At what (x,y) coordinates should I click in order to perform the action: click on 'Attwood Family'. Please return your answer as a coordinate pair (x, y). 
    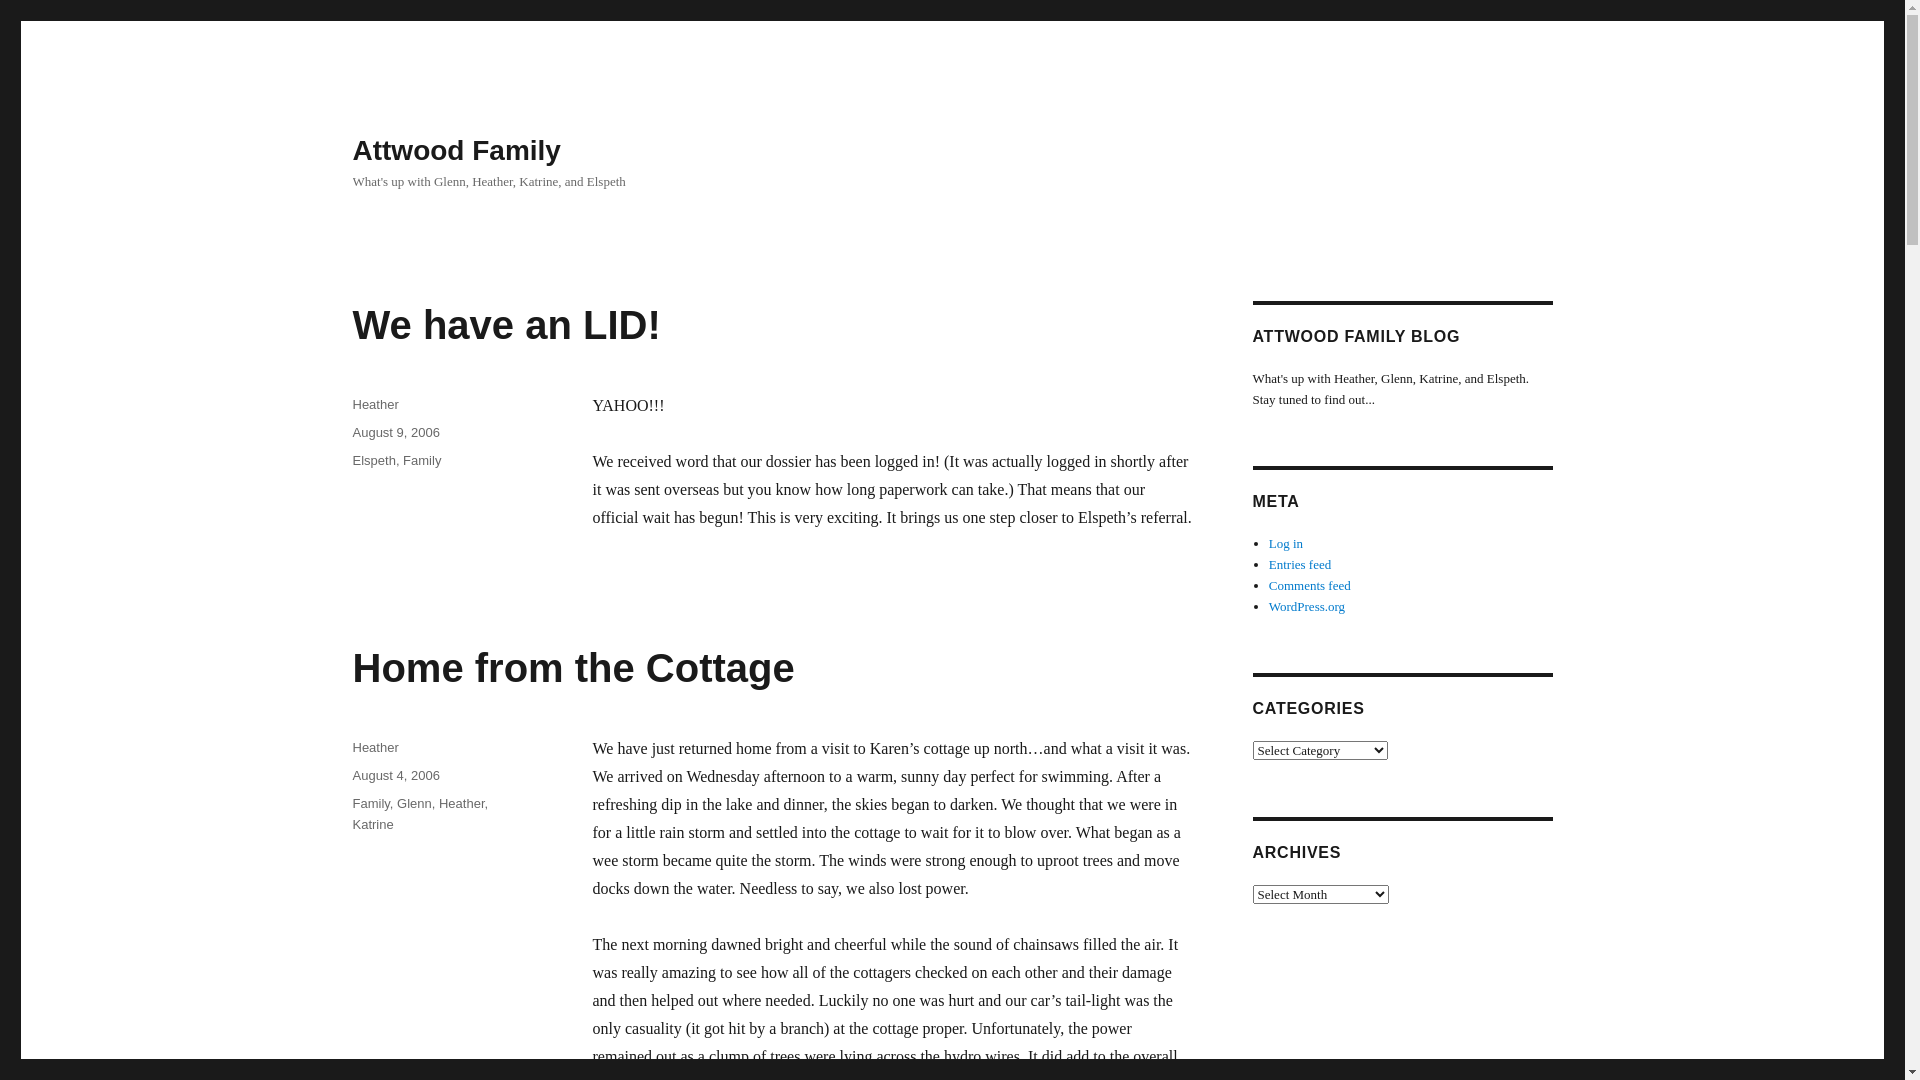
    Looking at the image, I should click on (455, 149).